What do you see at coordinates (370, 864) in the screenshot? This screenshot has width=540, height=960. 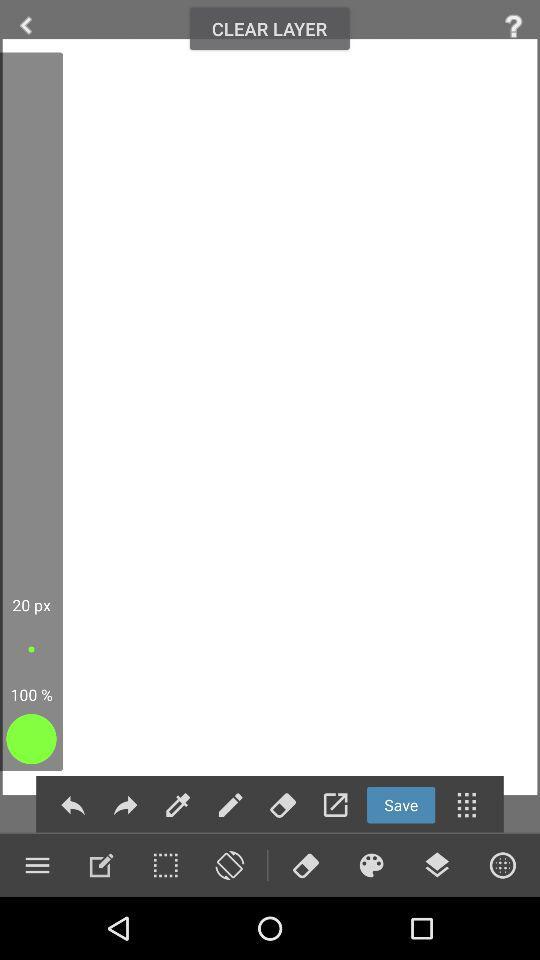 I see `video option` at bounding box center [370, 864].